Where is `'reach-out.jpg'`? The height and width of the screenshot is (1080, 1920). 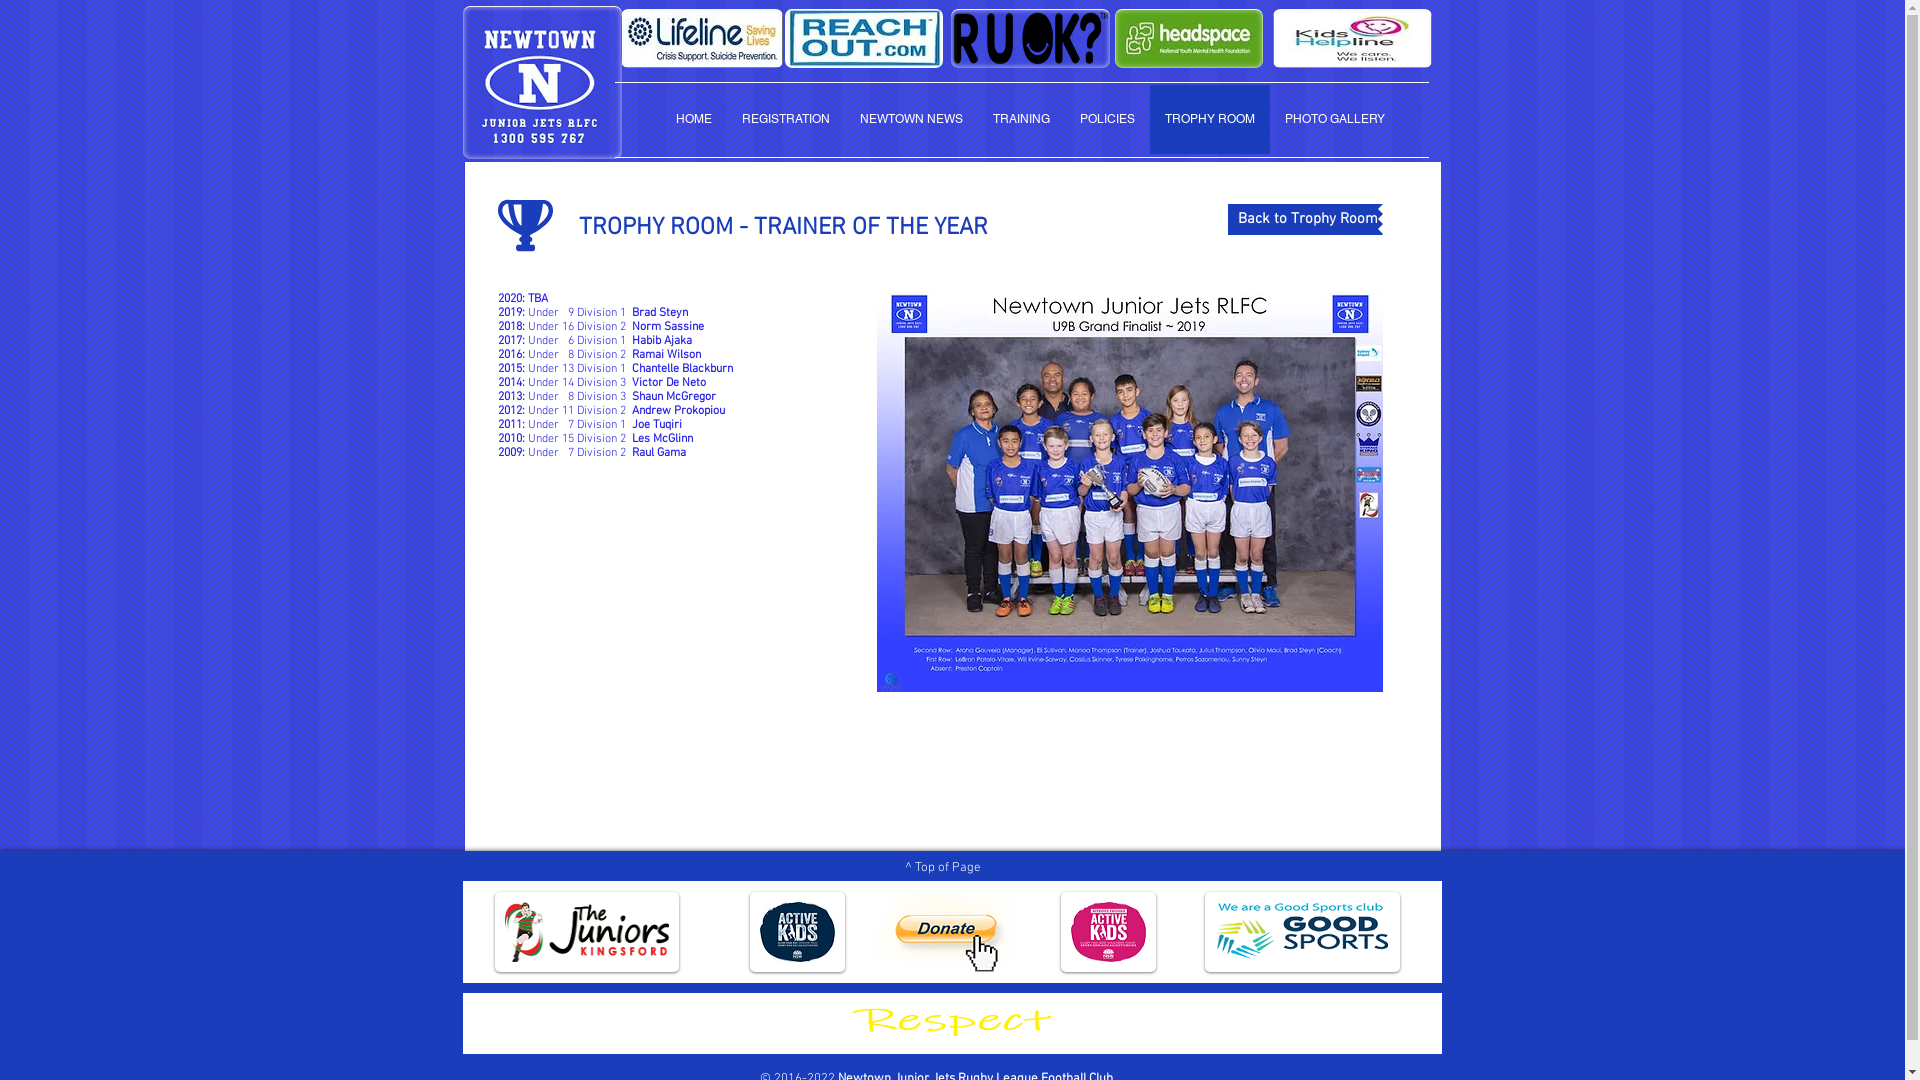
'reach-out.jpg' is located at coordinates (782, 38).